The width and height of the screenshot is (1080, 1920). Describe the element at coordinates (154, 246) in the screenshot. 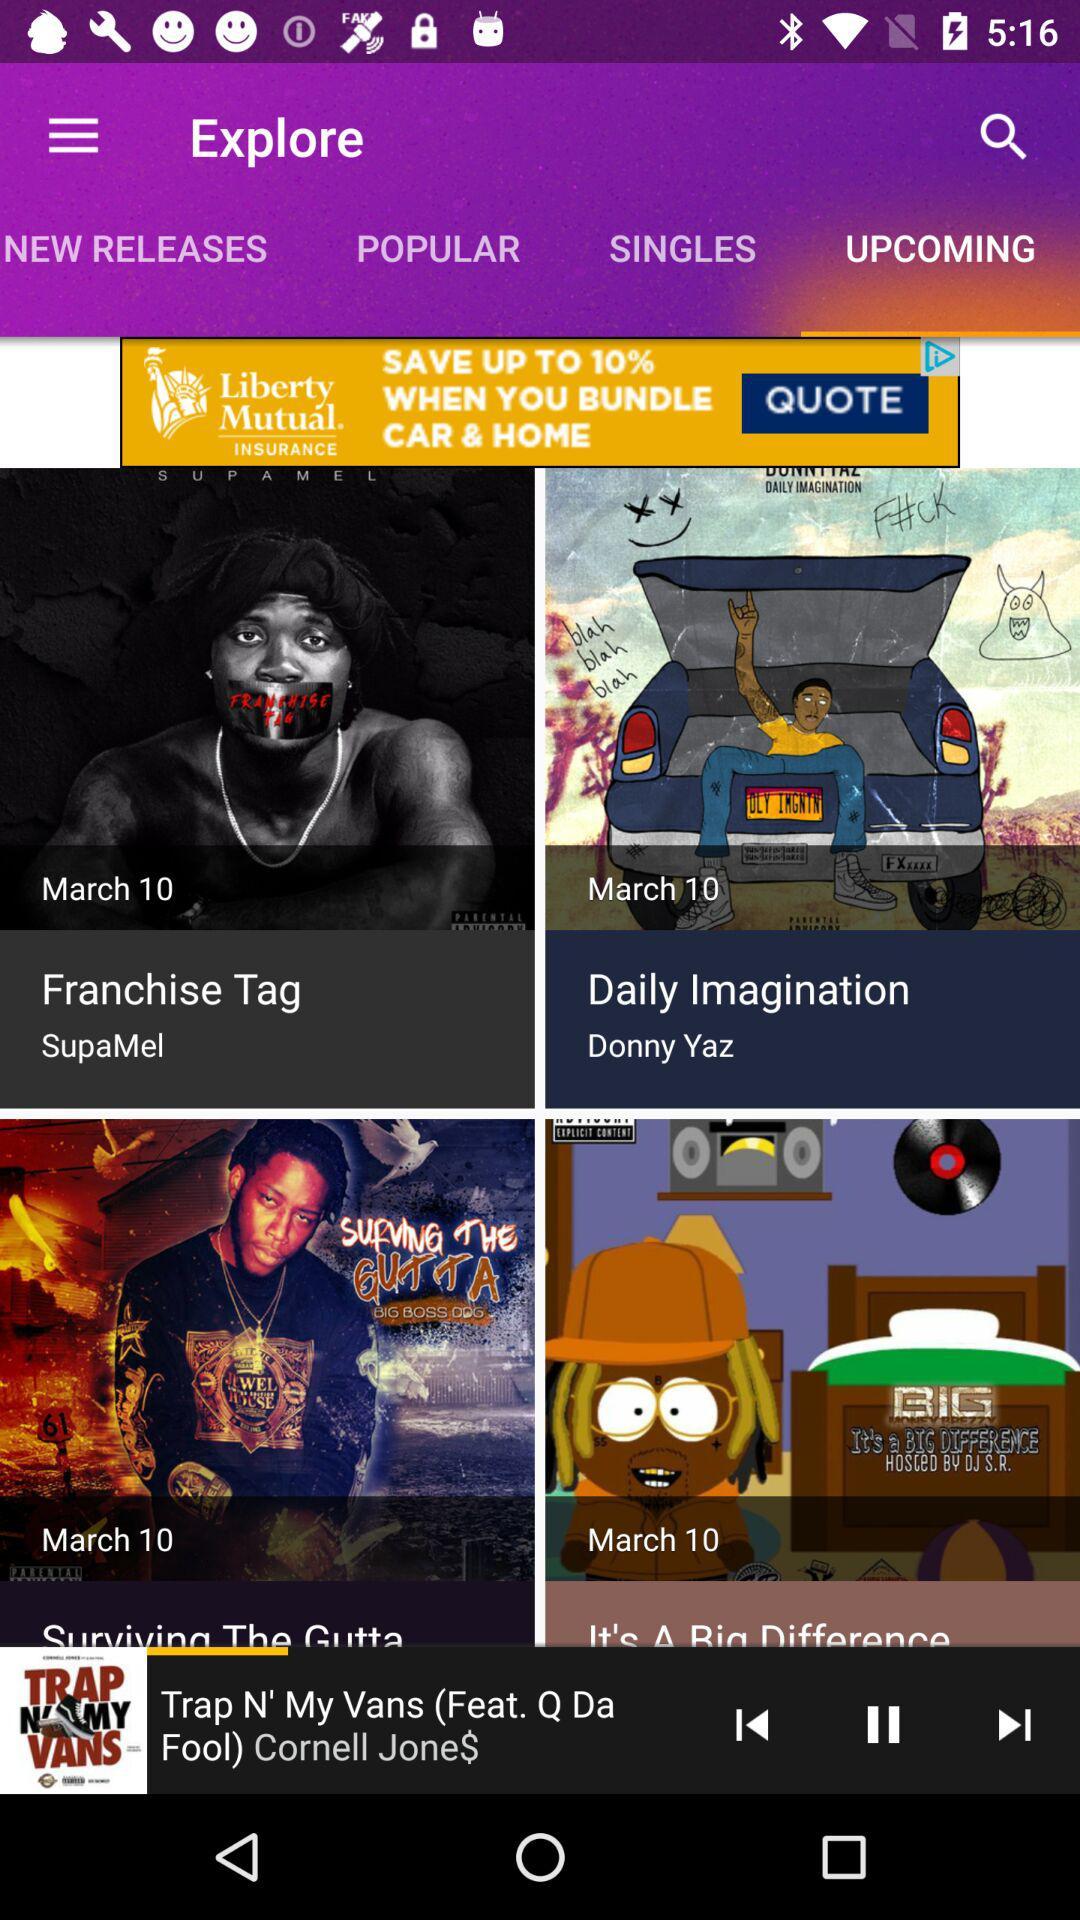

I see `new releases app` at that location.